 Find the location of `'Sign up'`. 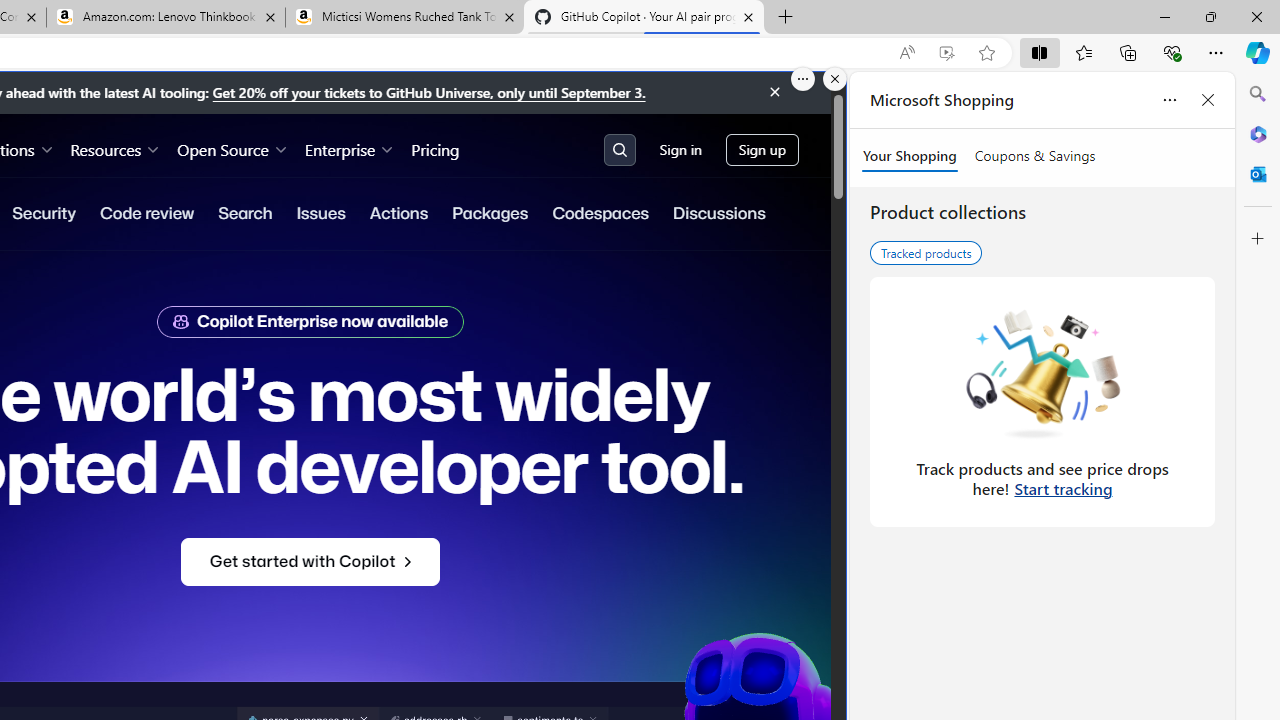

'Sign up' is located at coordinates (761, 148).